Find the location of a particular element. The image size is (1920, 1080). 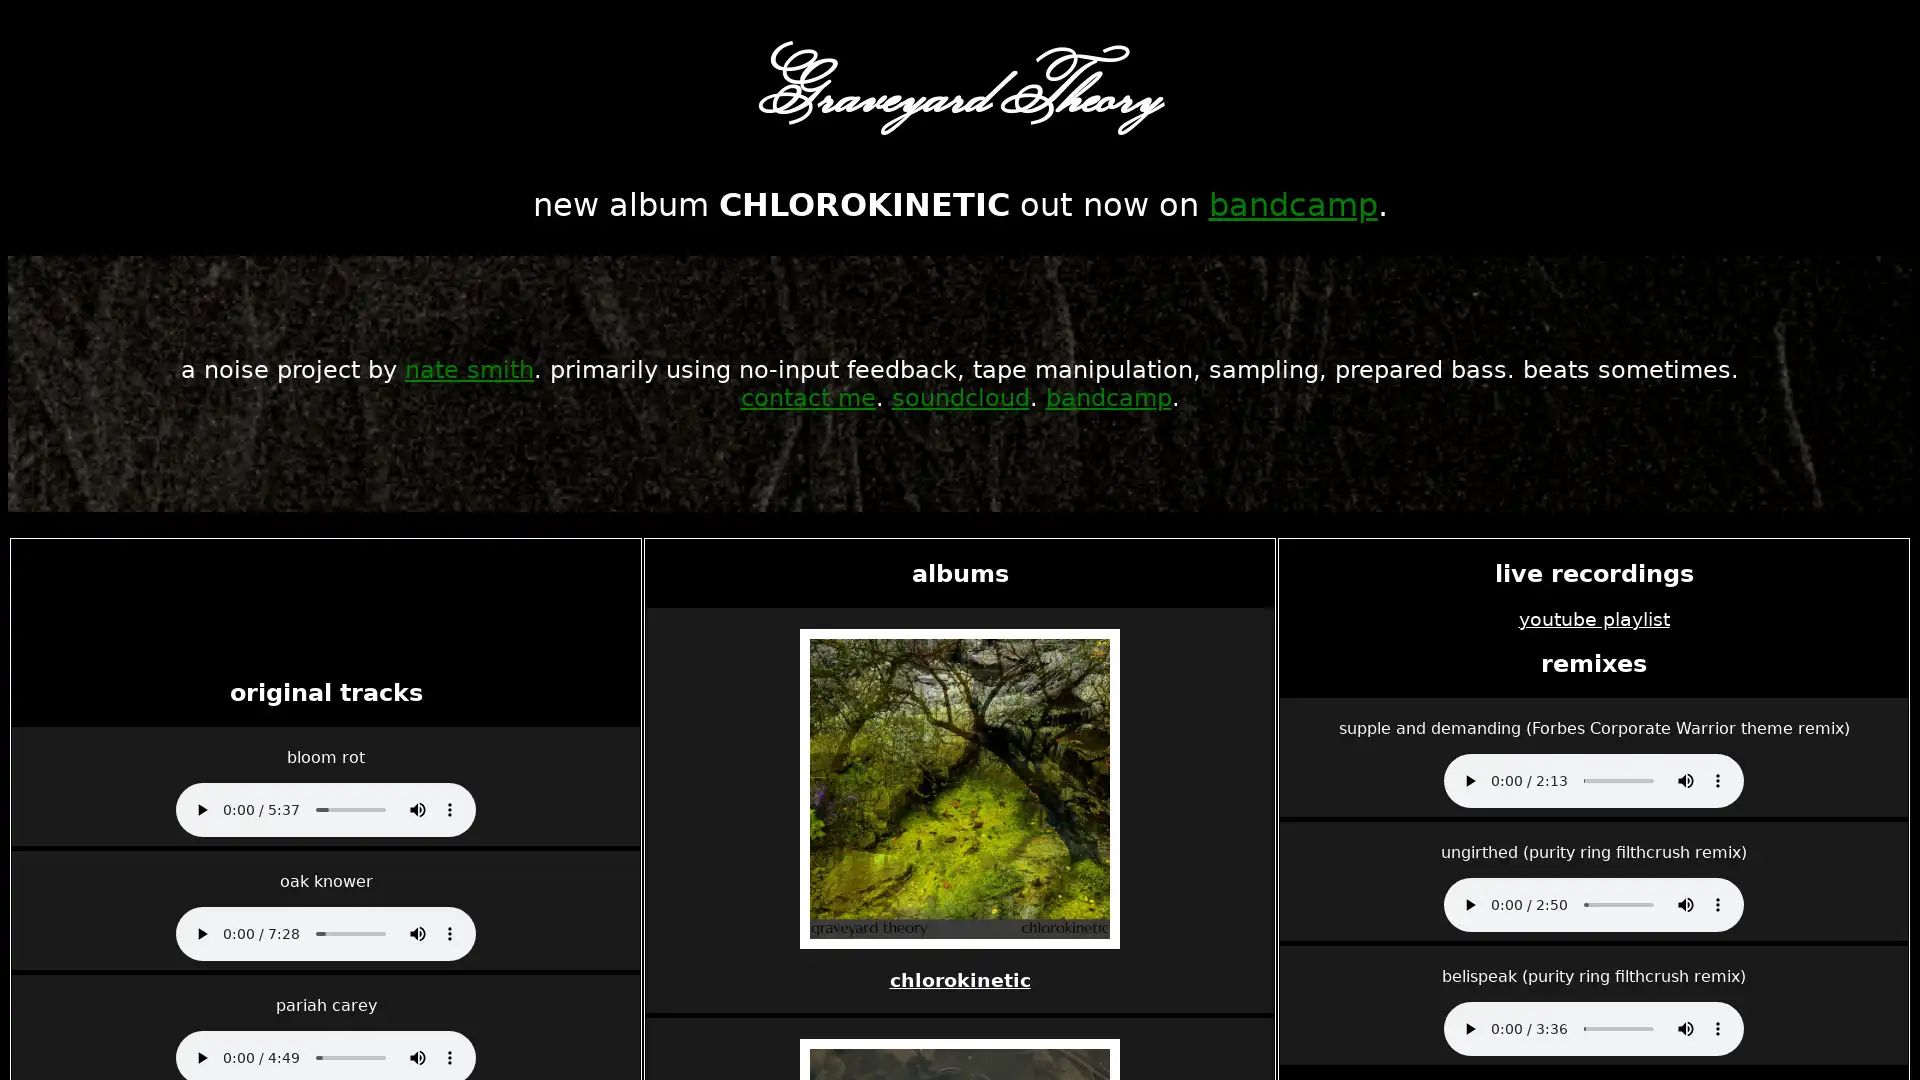

mute is located at coordinates (1684, 779).